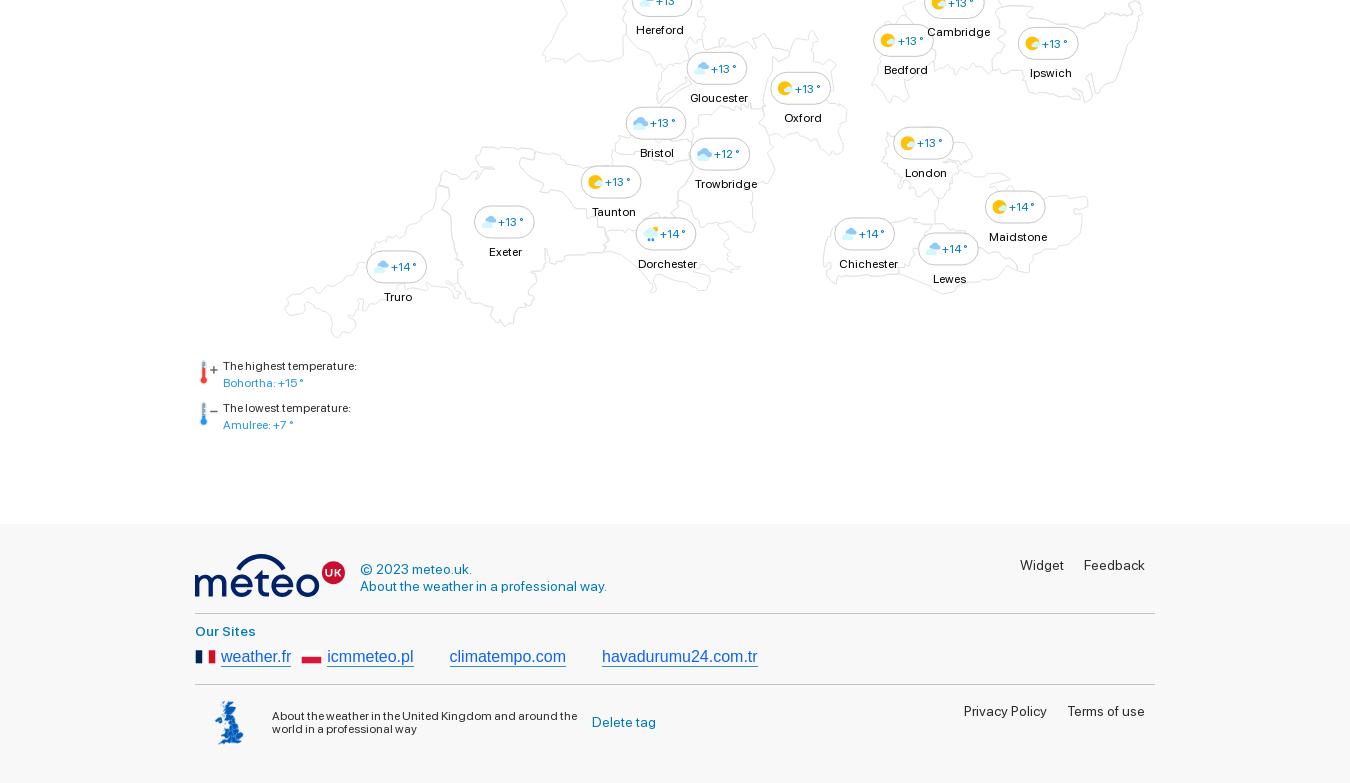 This screenshot has height=783, width=1350. I want to click on 'Maidstone', so click(1018, 235).